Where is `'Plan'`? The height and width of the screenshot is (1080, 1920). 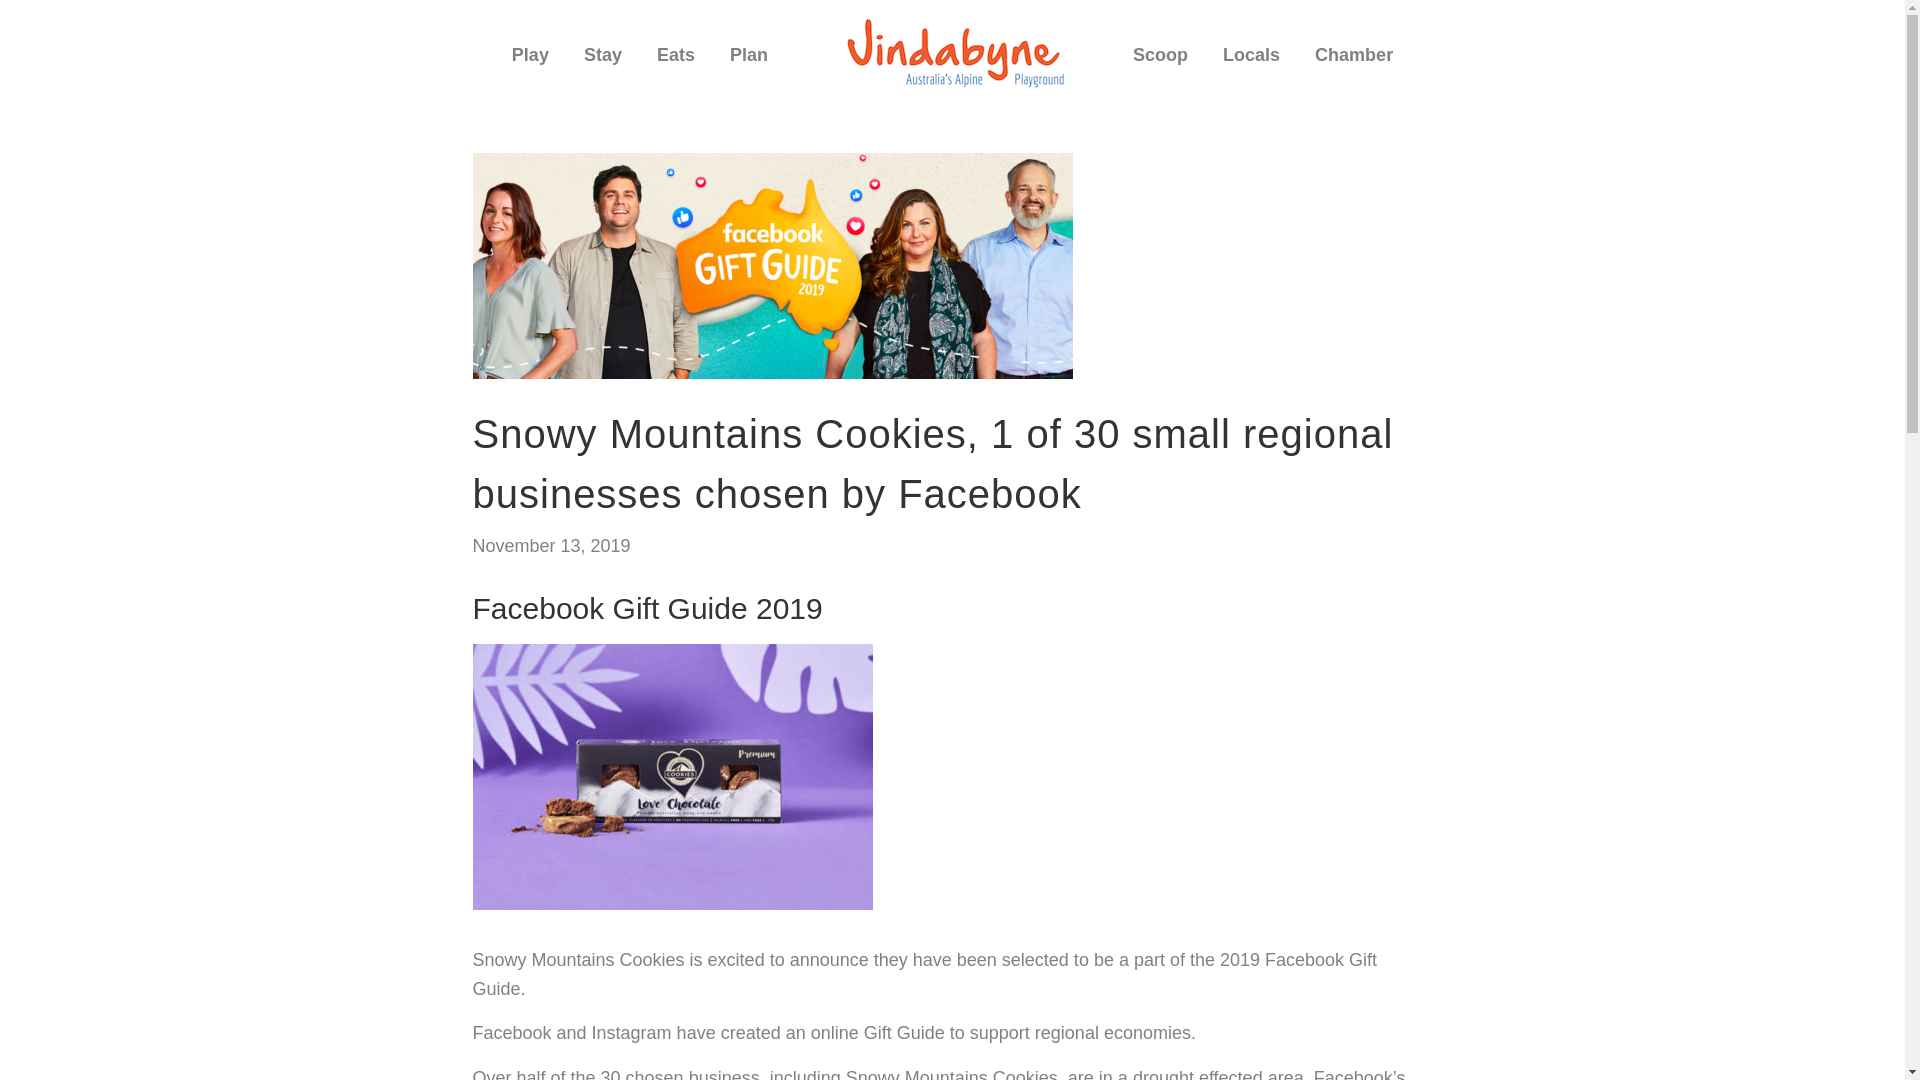
'Plan' is located at coordinates (747, 62).